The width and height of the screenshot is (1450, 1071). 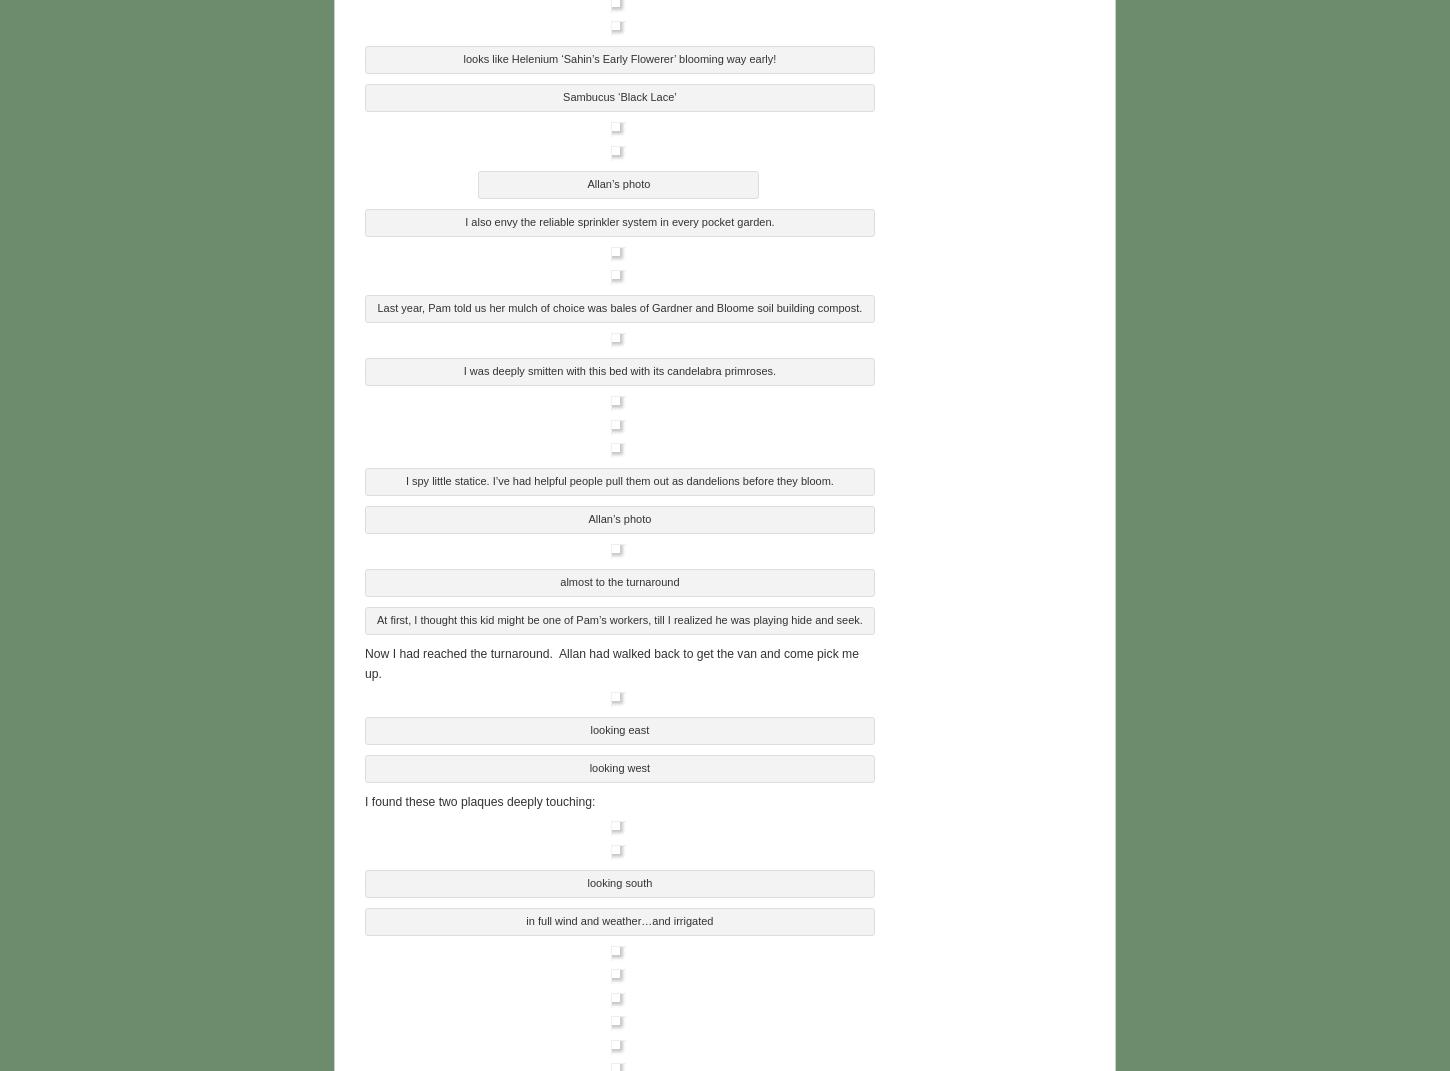 I want to click on 'almost to the turnaround', so click(x=618, y=579).